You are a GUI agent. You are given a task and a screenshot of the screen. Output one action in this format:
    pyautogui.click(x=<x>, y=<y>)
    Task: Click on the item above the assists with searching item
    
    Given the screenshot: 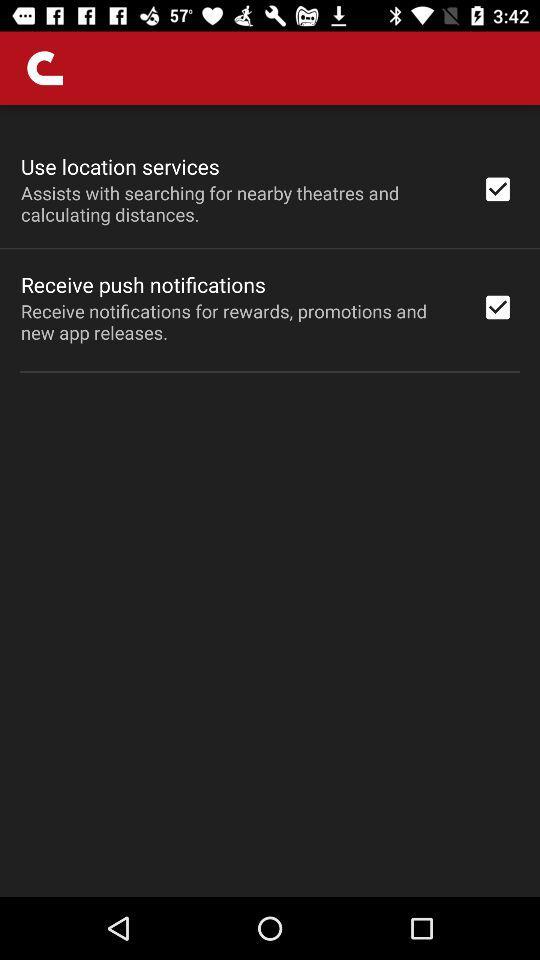 What is the action you would take?
    pyautogui.click(x=120, y=165)
    